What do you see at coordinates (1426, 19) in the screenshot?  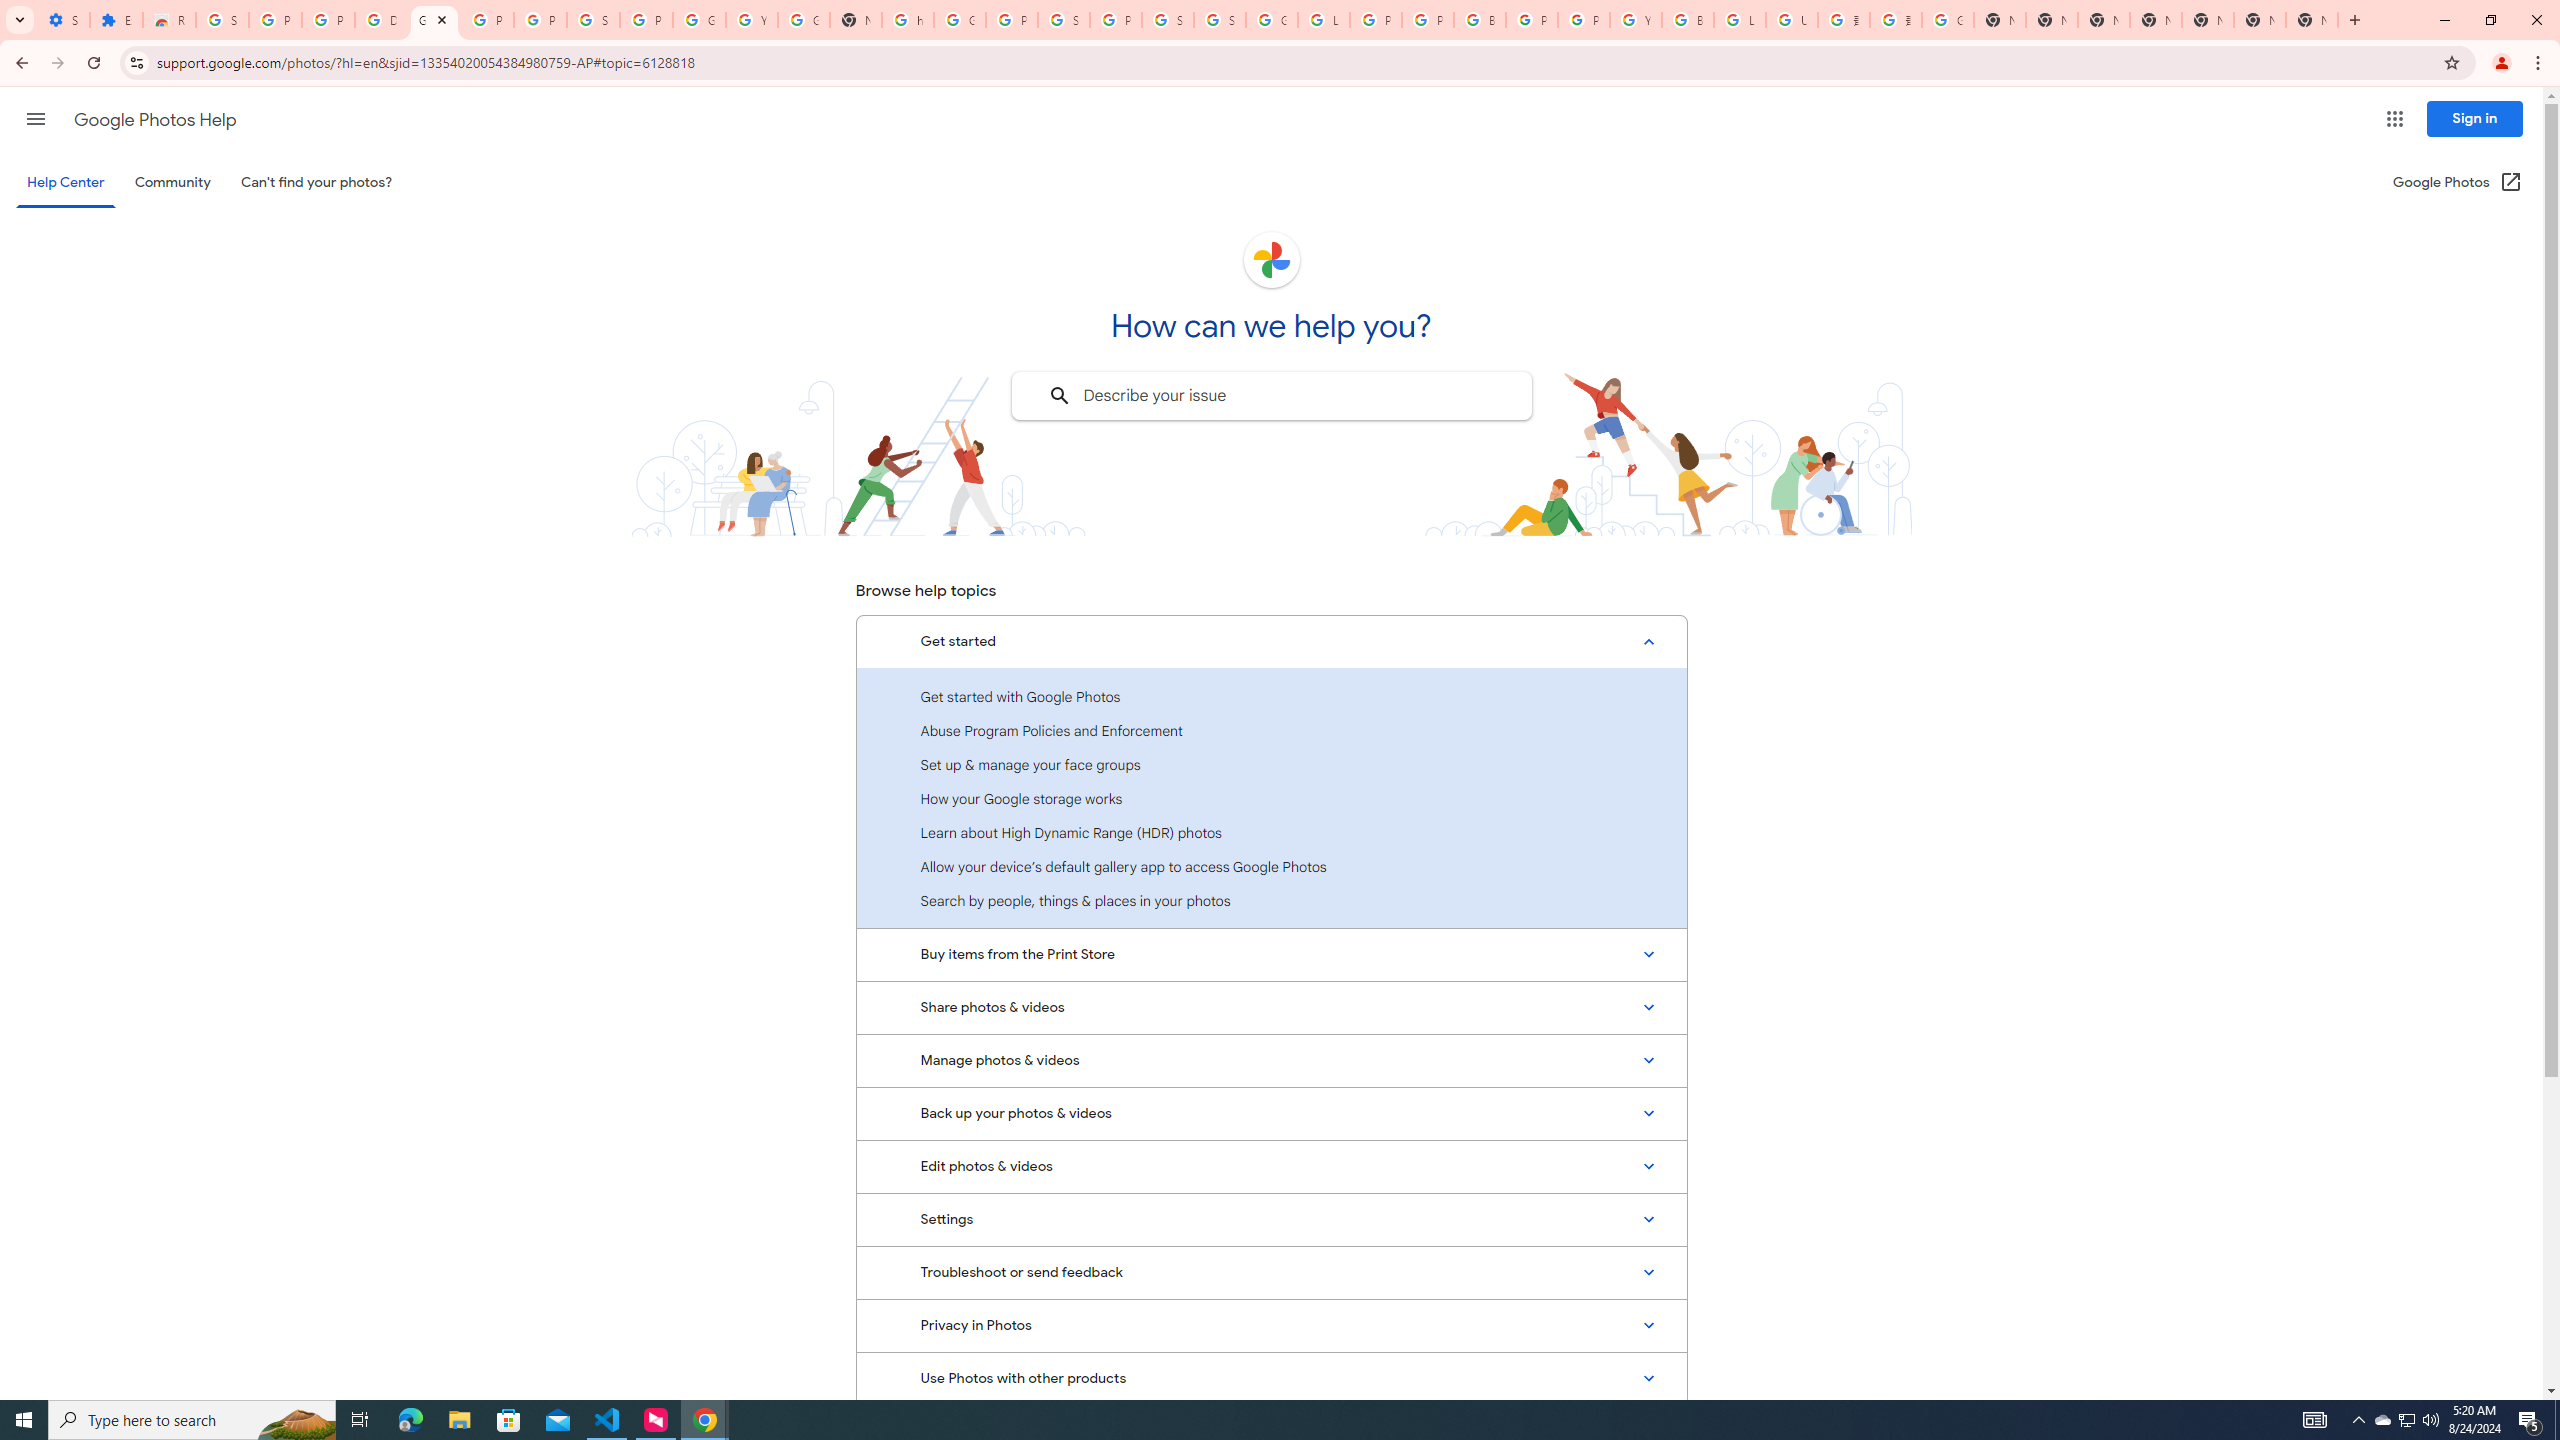 I see `'Privacy Help Center - Policies Help'` at bounding box center [1426, 19].